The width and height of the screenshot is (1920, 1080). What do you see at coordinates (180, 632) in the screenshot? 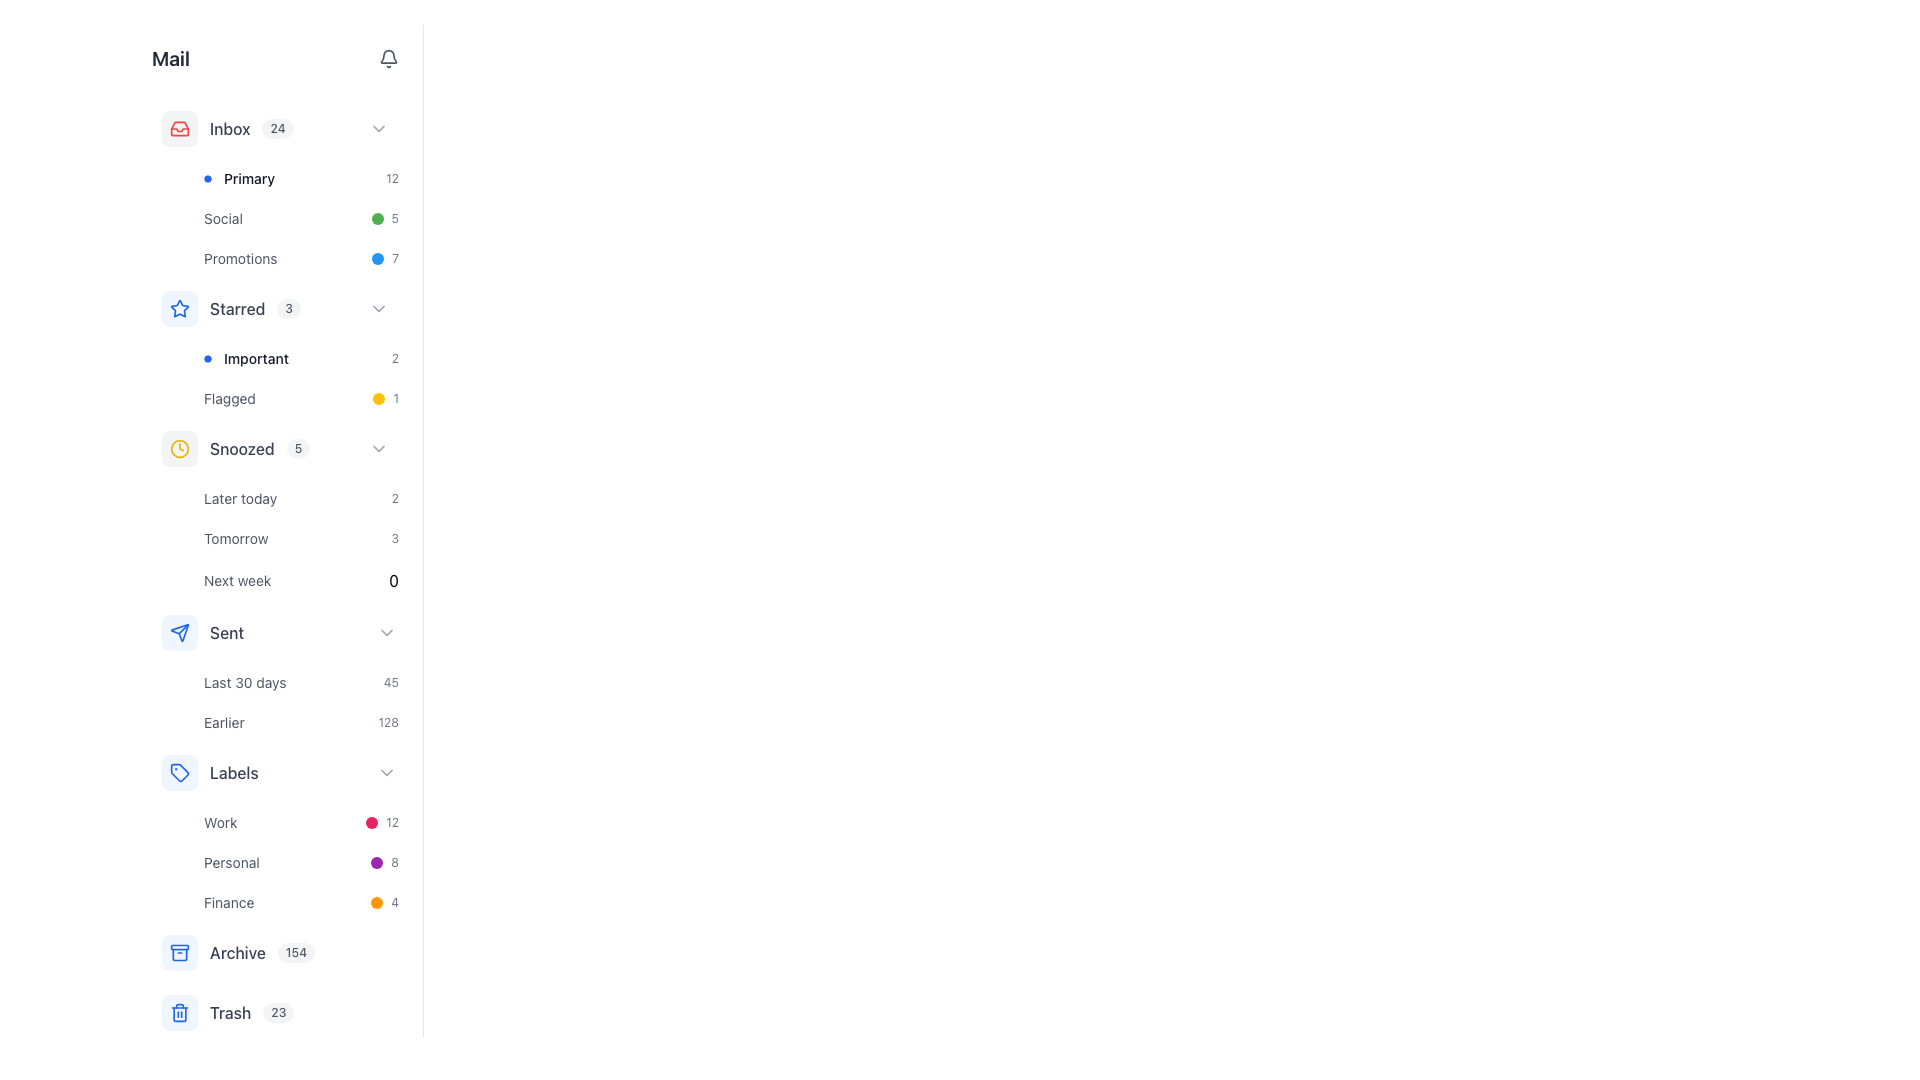
I see `the small triangular icon with a blue border and white background, which represents the 'Sent' menu item in the navigation panel` at bounding box center [180, 632].